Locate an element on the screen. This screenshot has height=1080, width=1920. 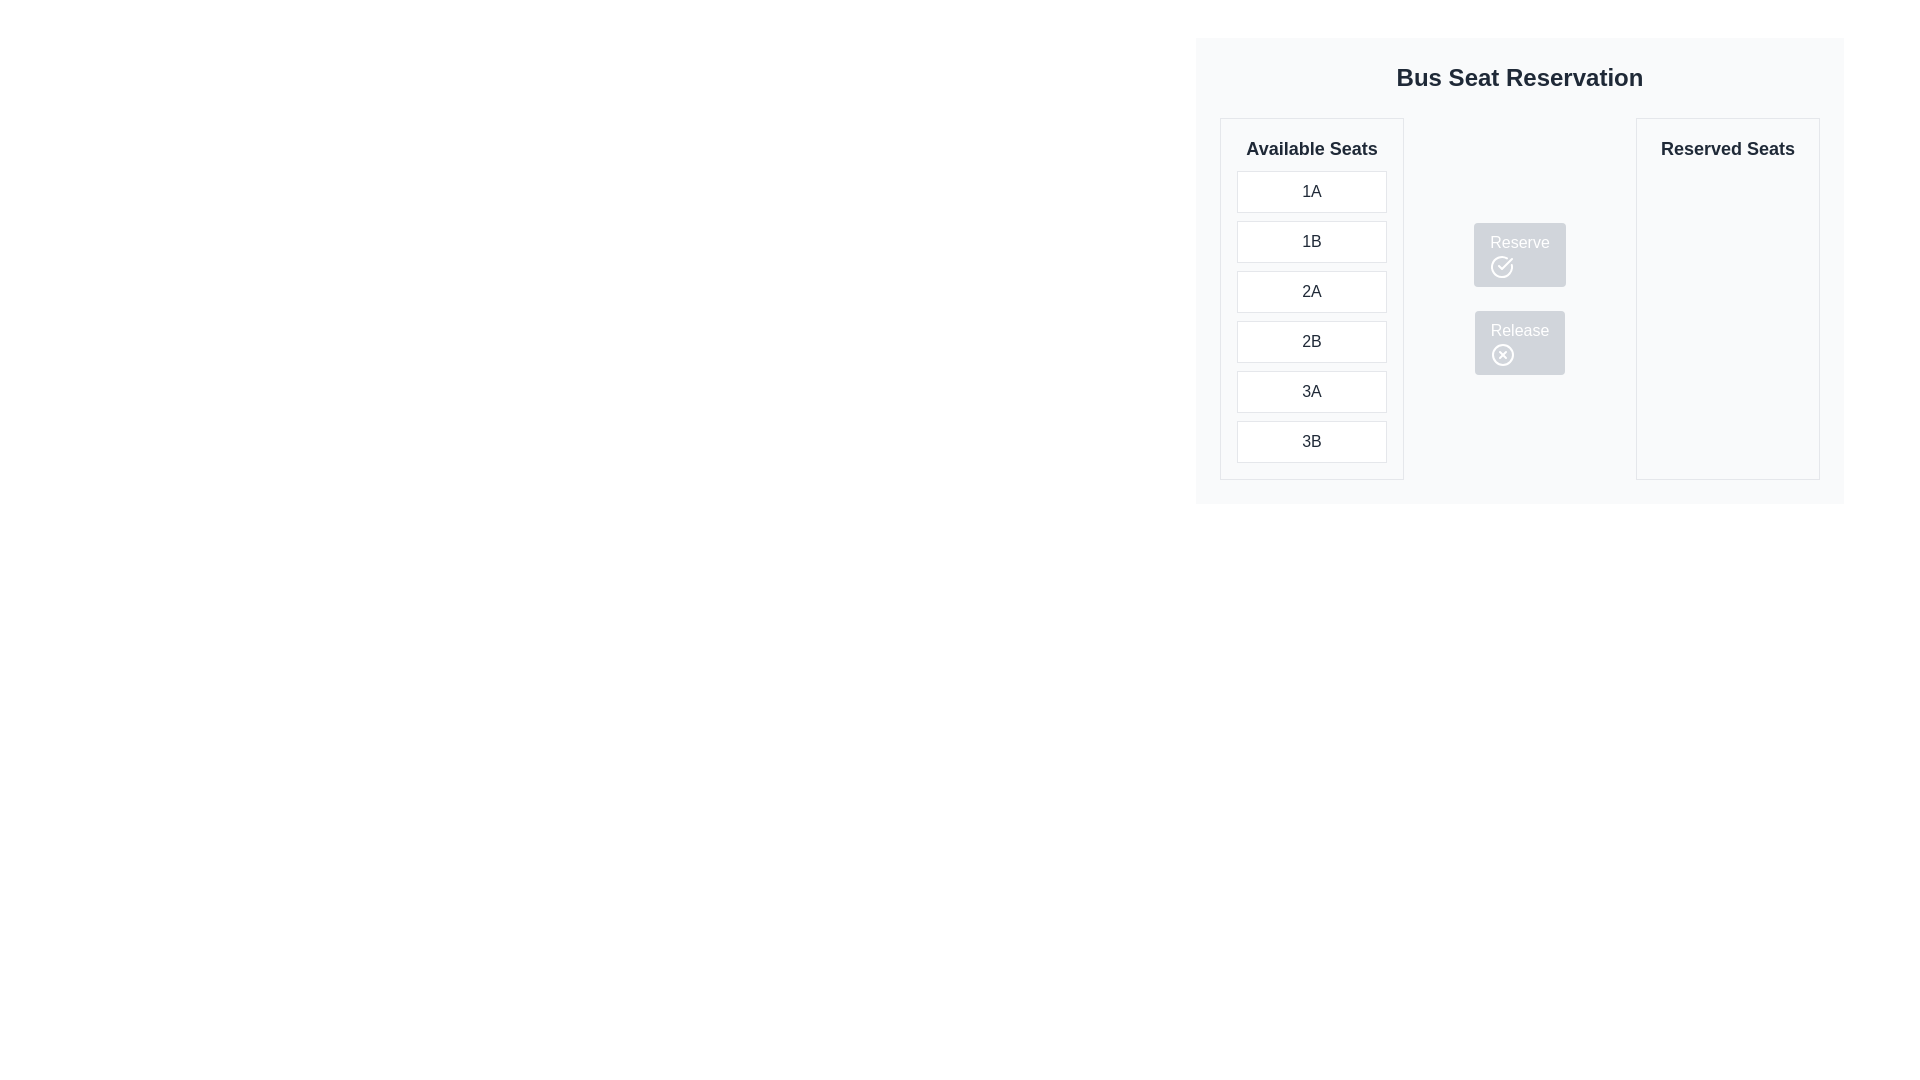
the vertical button group containing 'Reserve' and 'Release' buttons is located at coordinates (1520, 299).